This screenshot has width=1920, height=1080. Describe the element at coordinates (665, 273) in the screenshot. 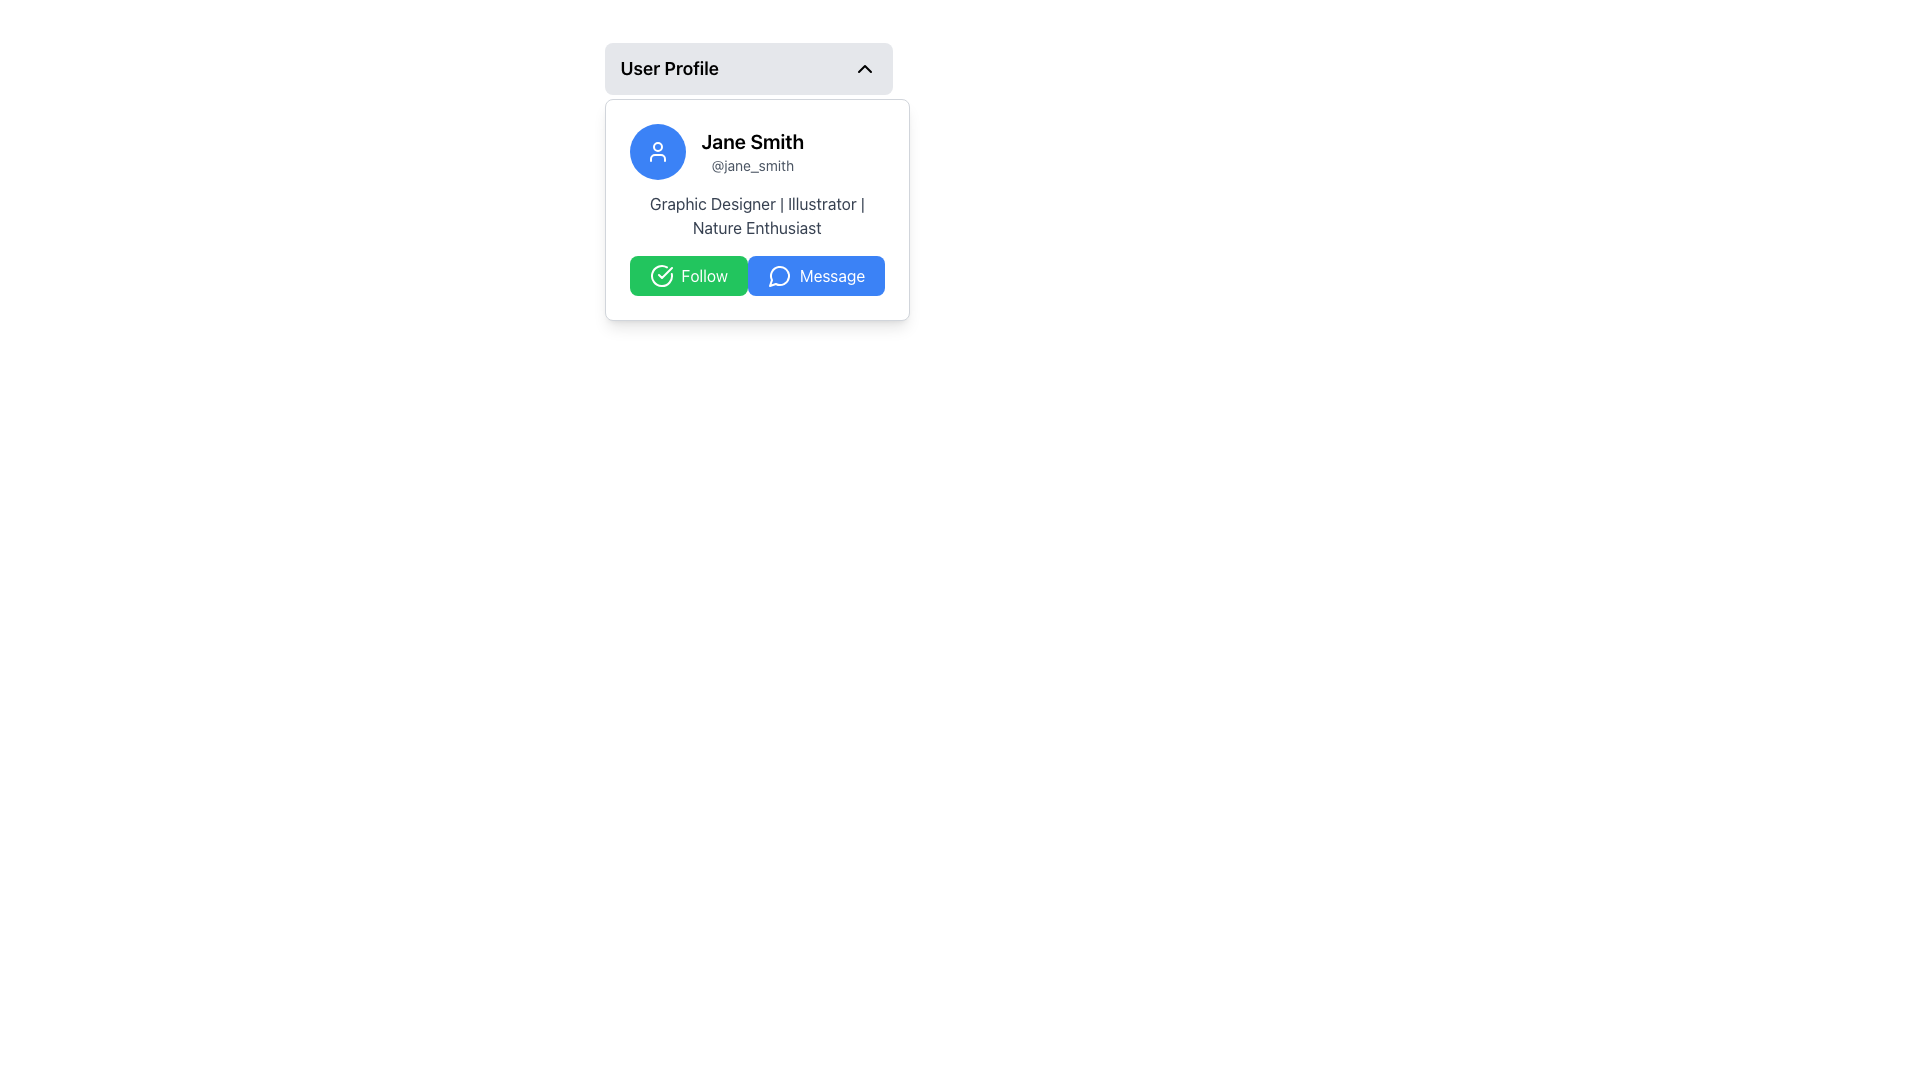

I see `the circular confirmation icon located to the left of the green 'Follow' button` at that location.